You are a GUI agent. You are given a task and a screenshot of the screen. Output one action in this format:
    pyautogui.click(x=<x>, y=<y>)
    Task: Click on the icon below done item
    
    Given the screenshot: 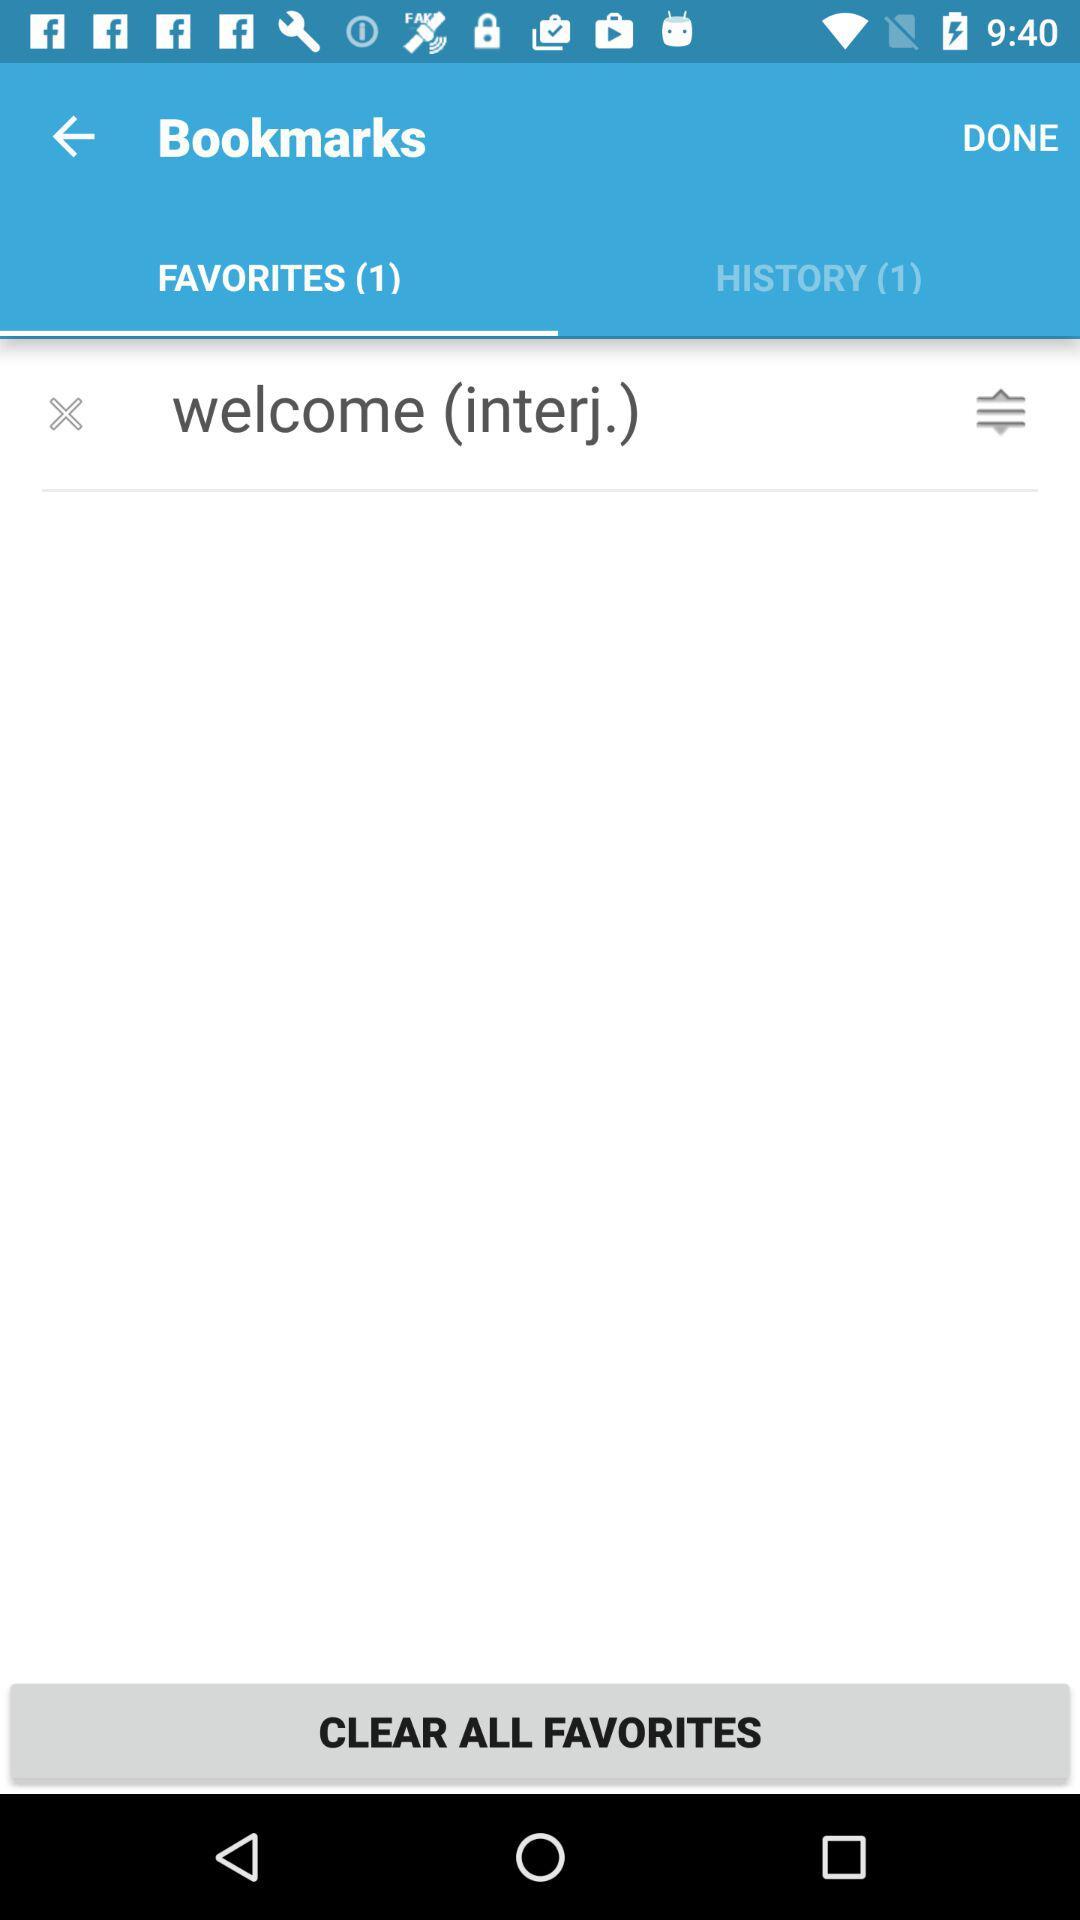 What is the action you would take?
    pyautogui.click(x=818, y=272)
    